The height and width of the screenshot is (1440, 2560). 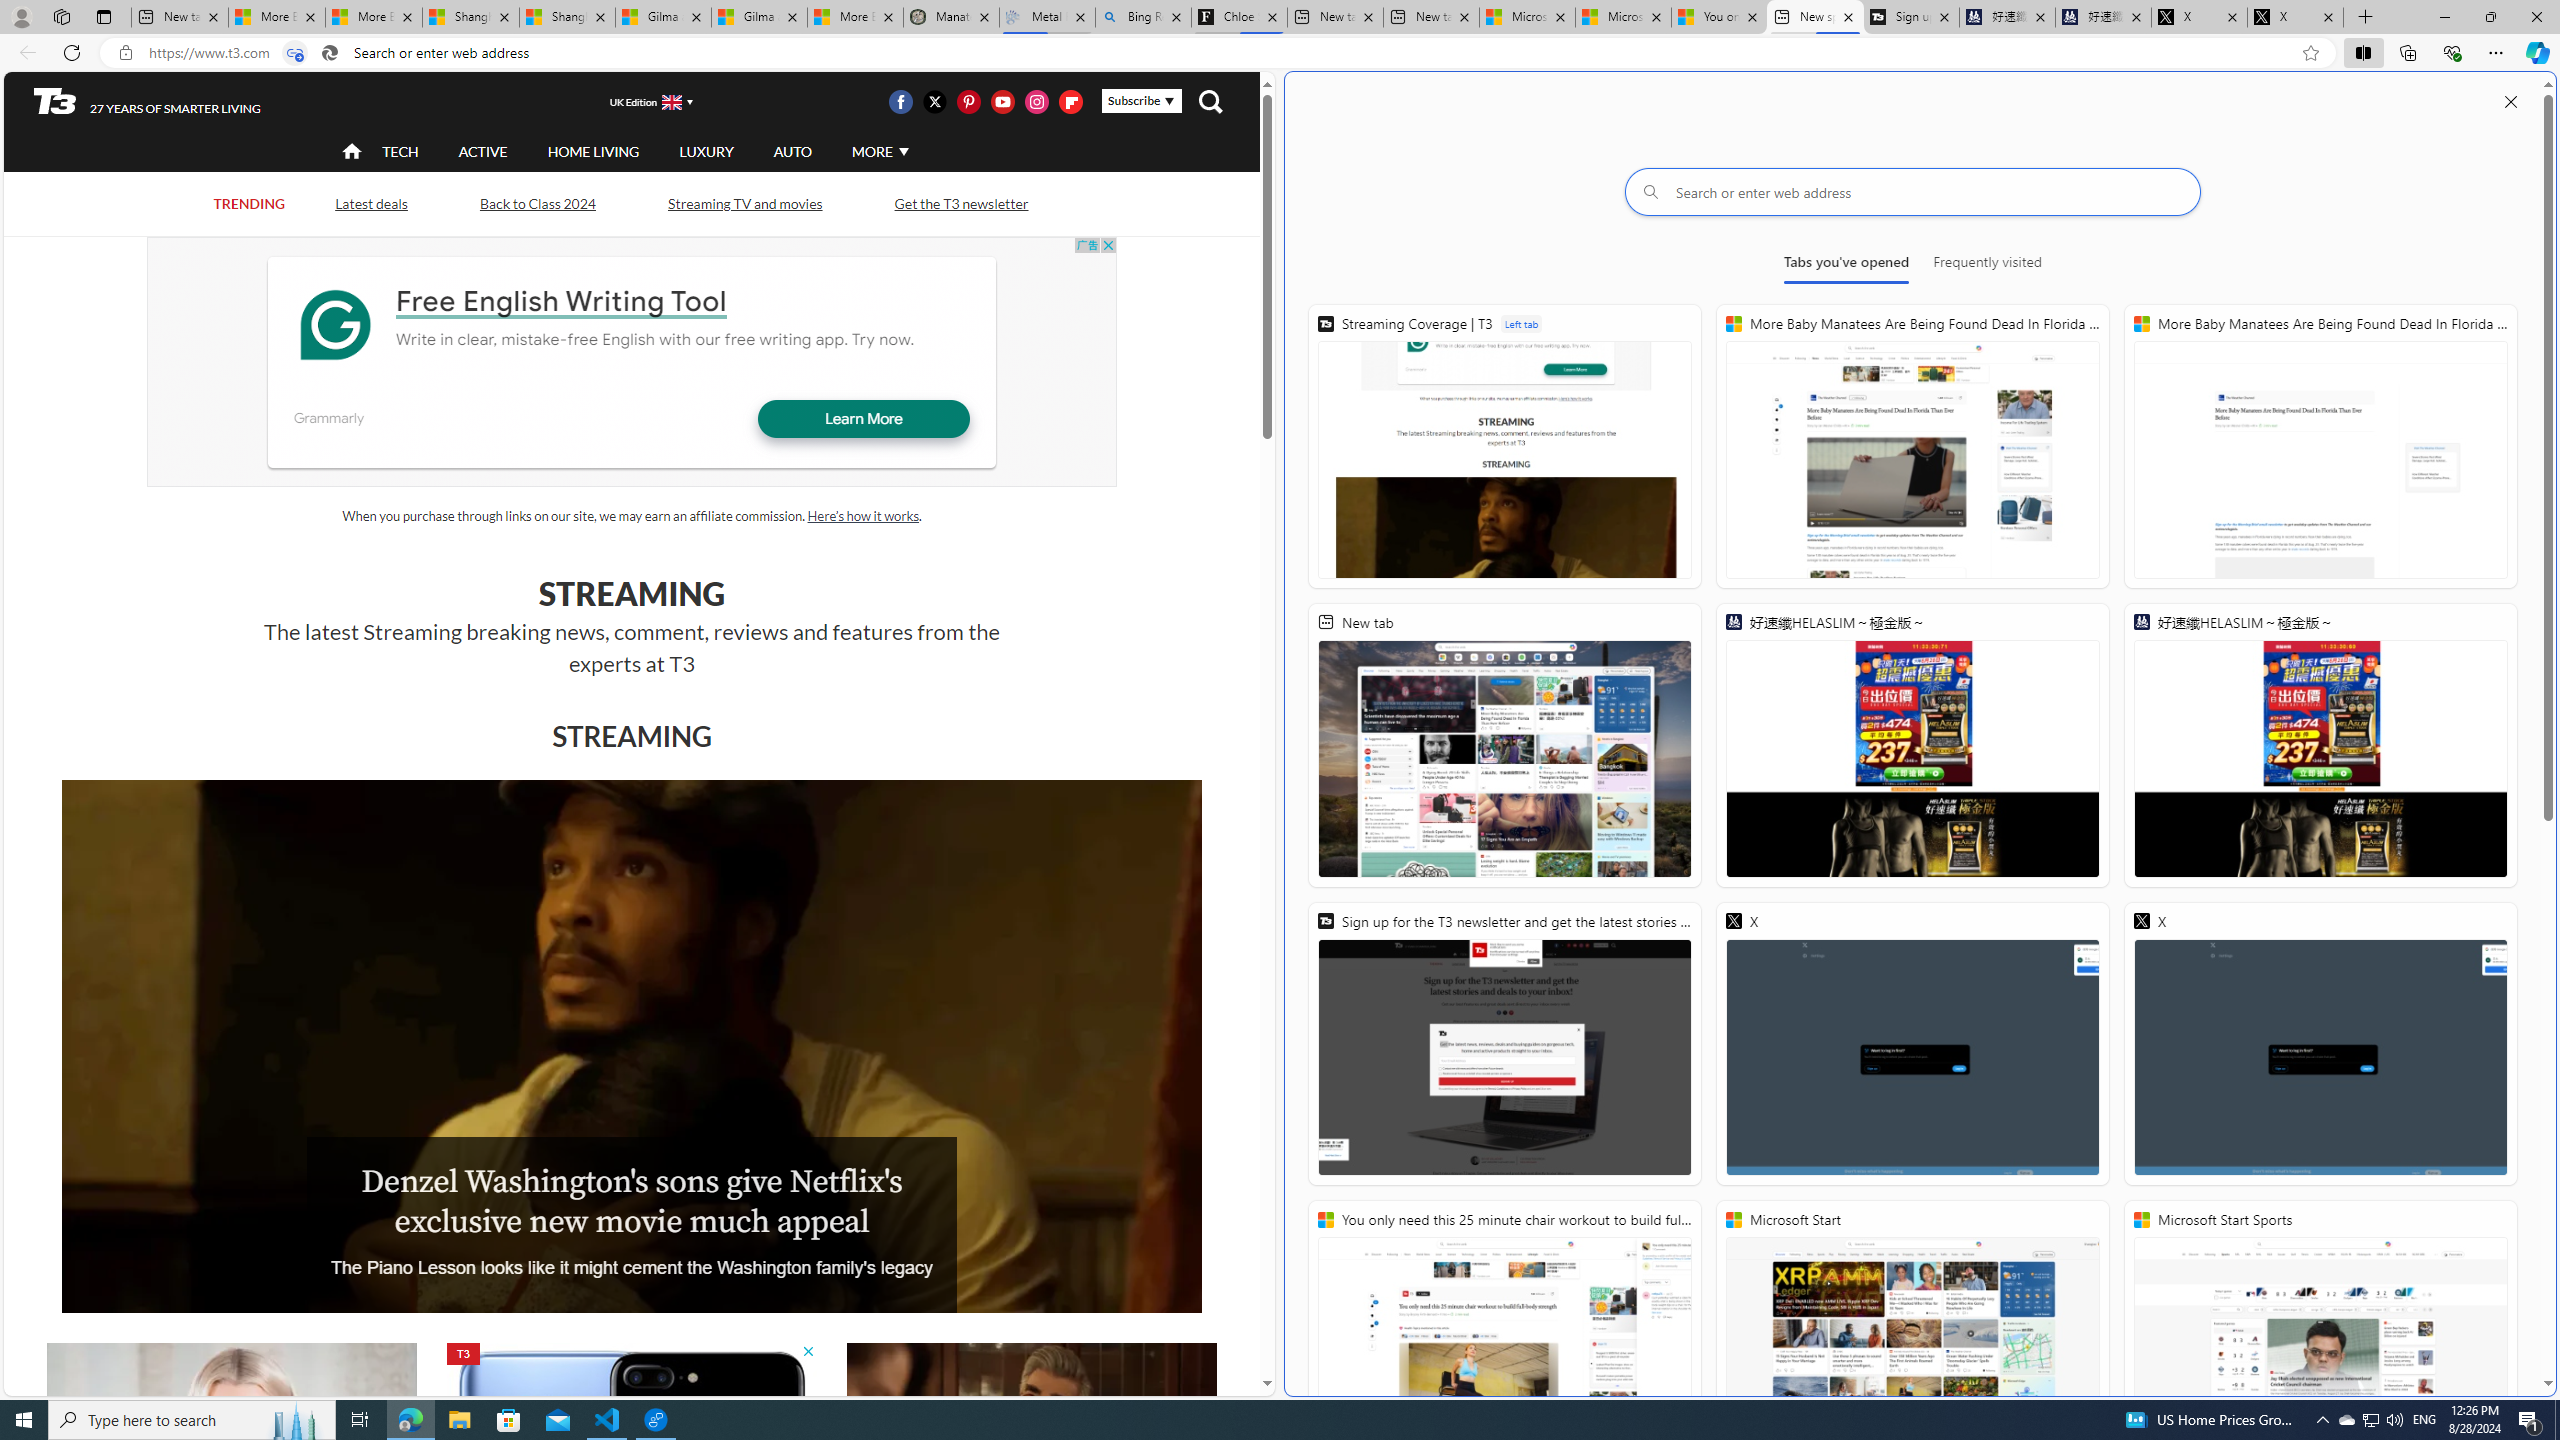 What do you see at coordinates (370, 202) in the screenshot?
I see `'Latest deals'` at bounding box center [370, 202].